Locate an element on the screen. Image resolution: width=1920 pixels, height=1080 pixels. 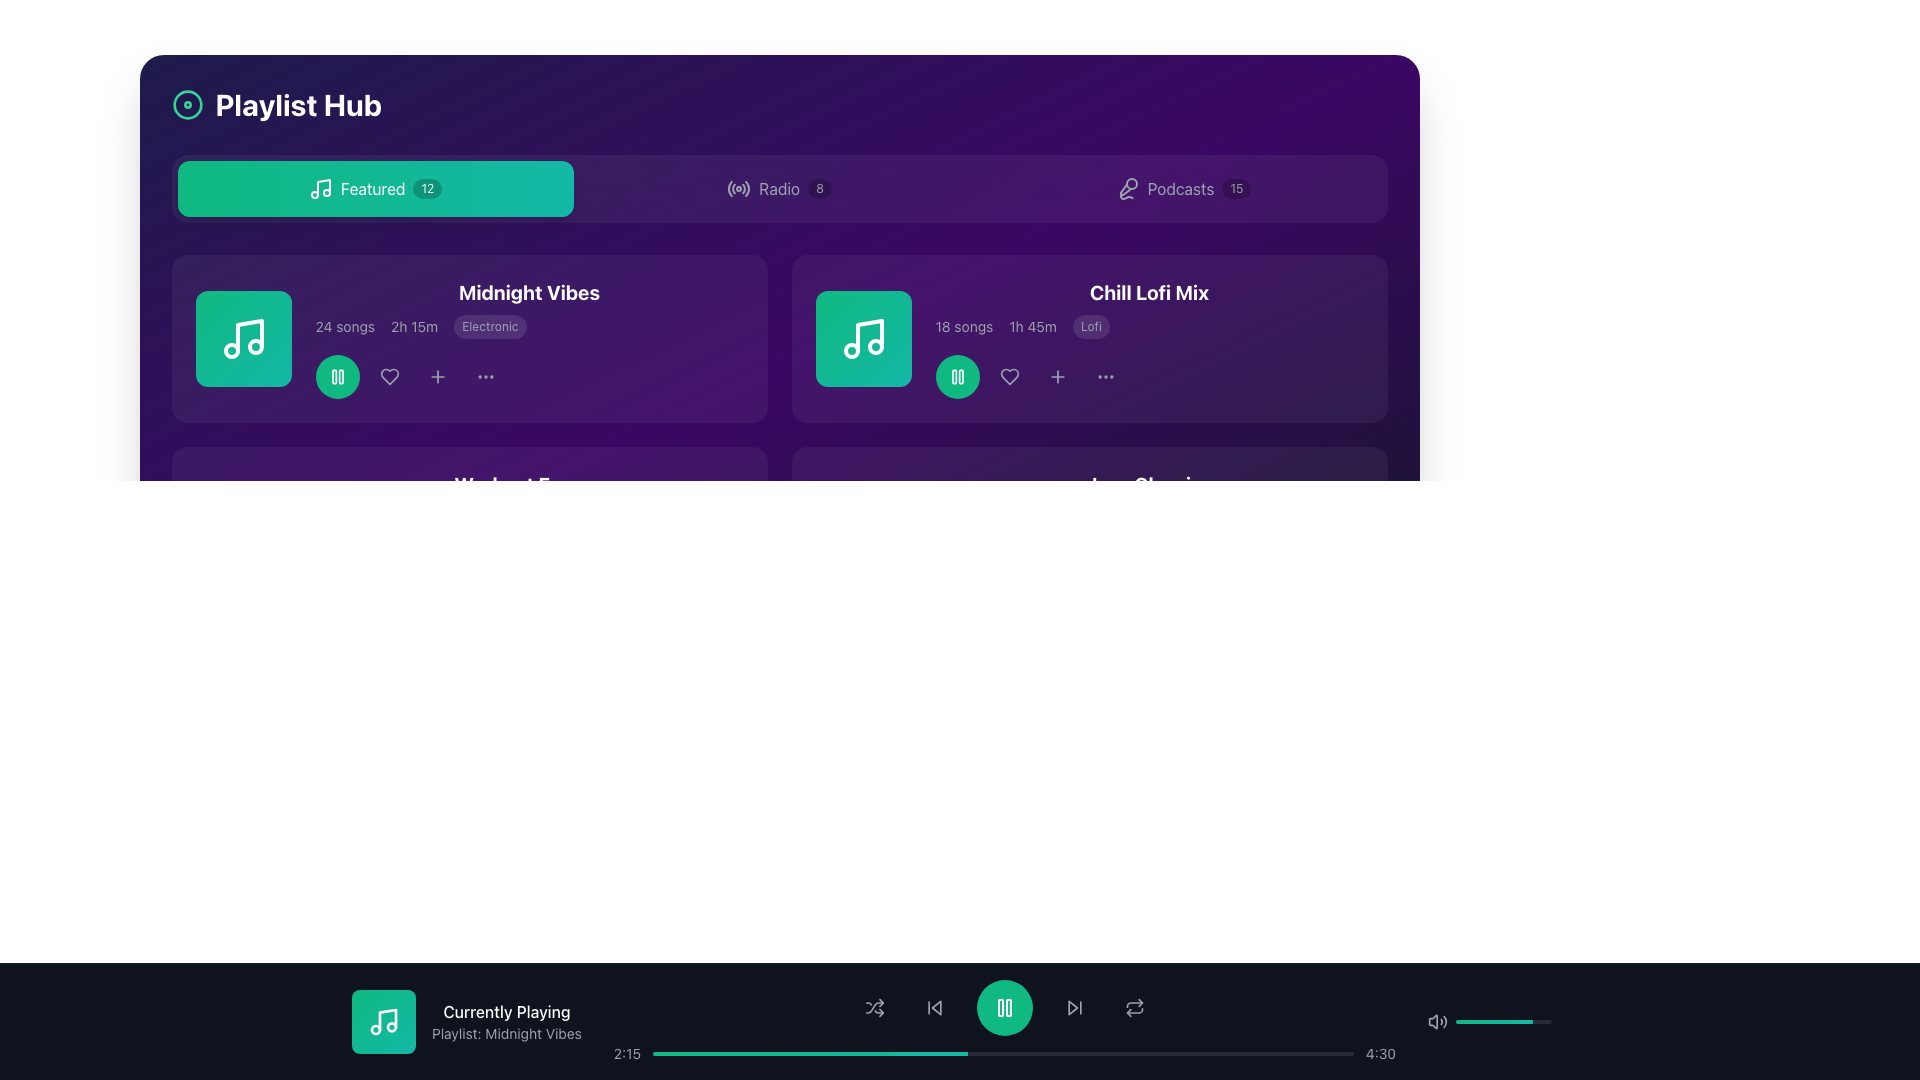
the 'Radio' icon located in the top navigation bar between the 'Featured' and 'Podcasts' buttons is located at coordinates (738, 189).